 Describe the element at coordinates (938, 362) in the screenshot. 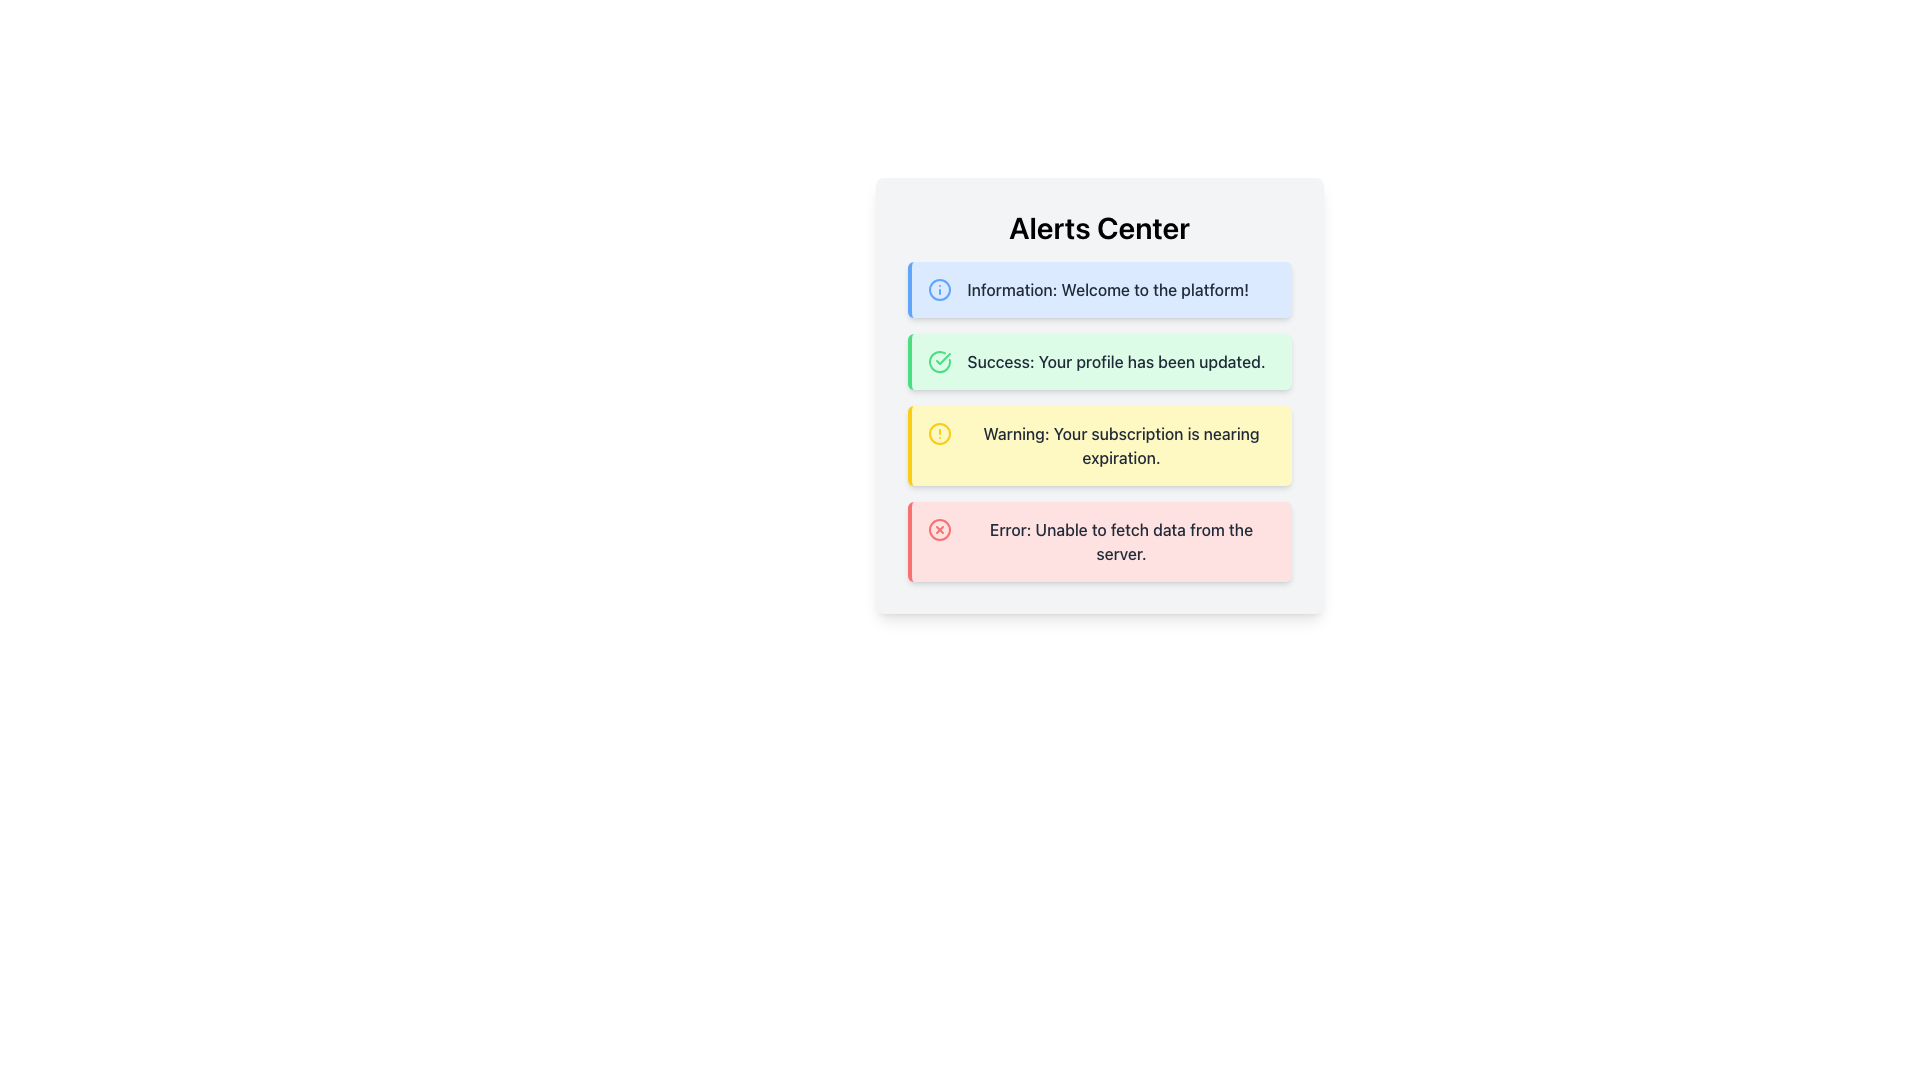

I see `the green circular checkmark icon within the 'Success' alert box that indicates the successful update of a profile` at that location.